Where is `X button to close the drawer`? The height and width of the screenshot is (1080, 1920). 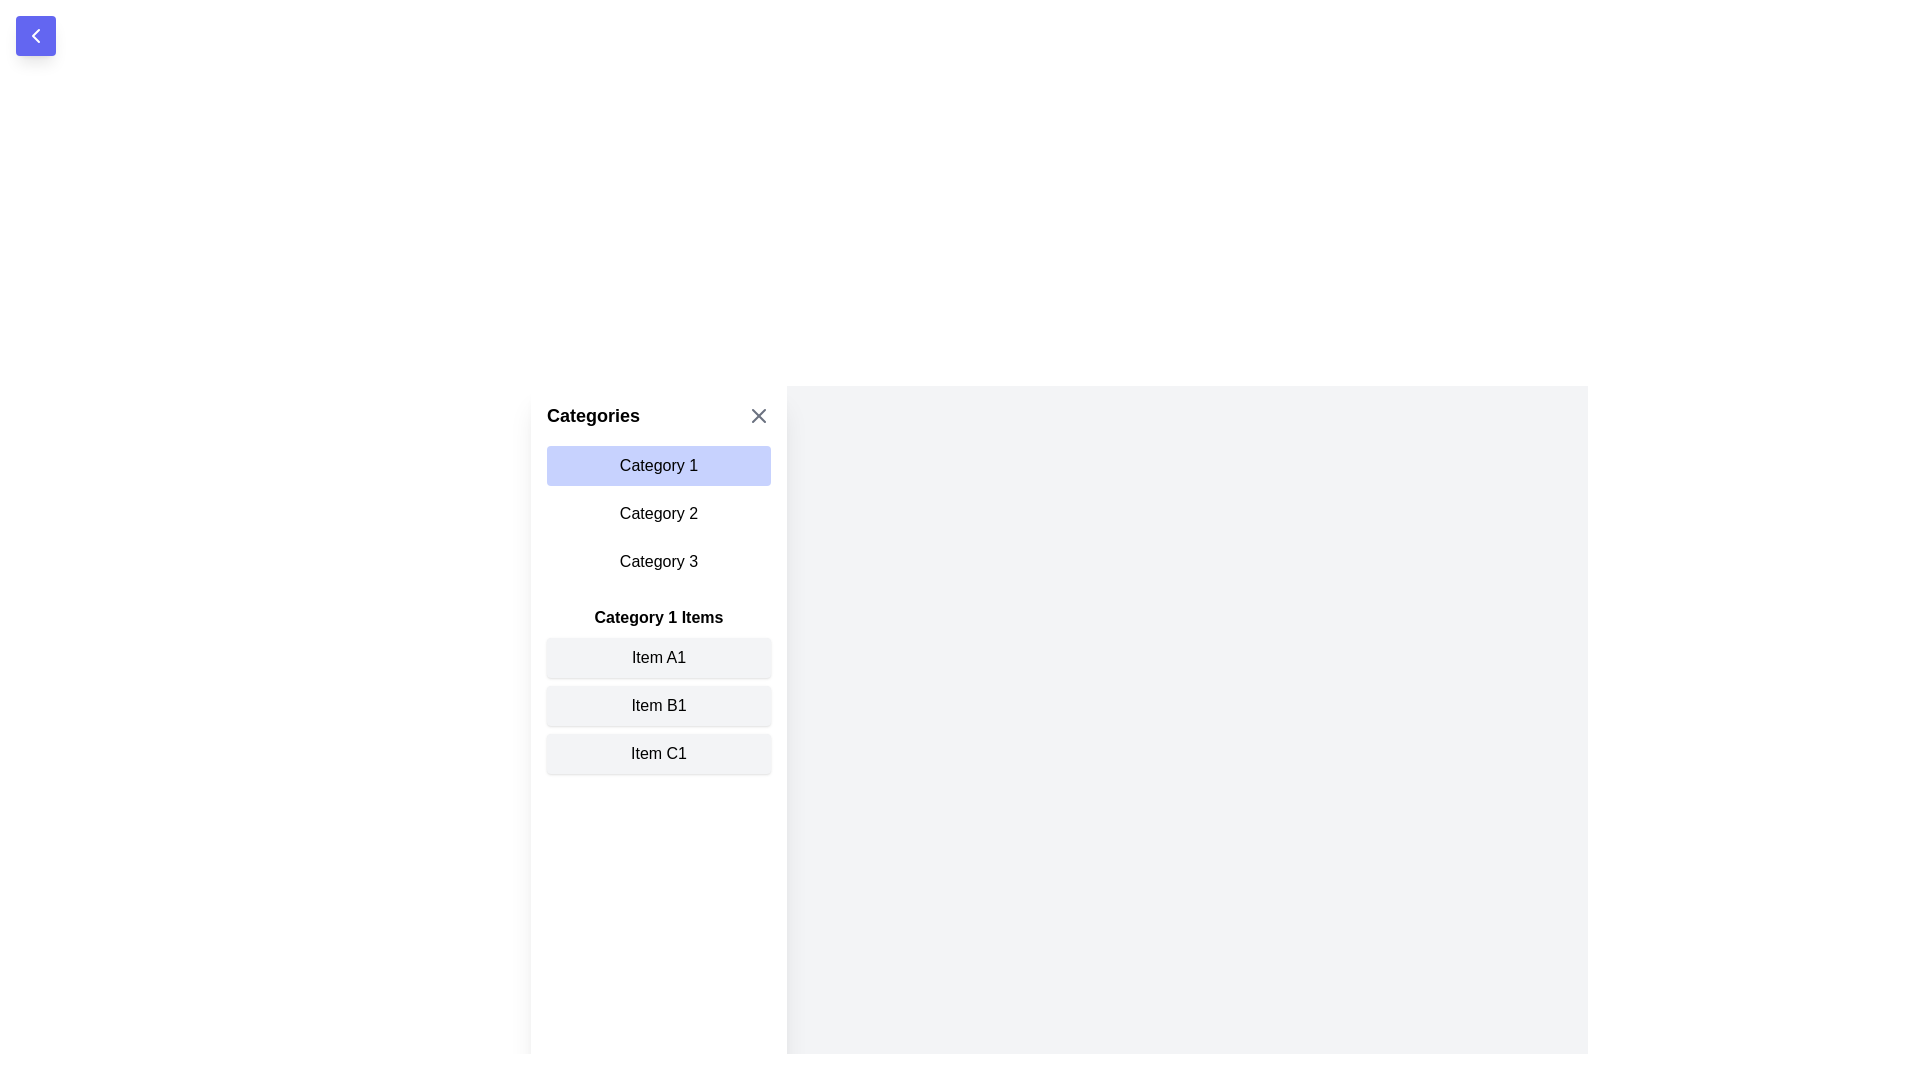 X button to close the drawer is located at coordinates (757, 415).